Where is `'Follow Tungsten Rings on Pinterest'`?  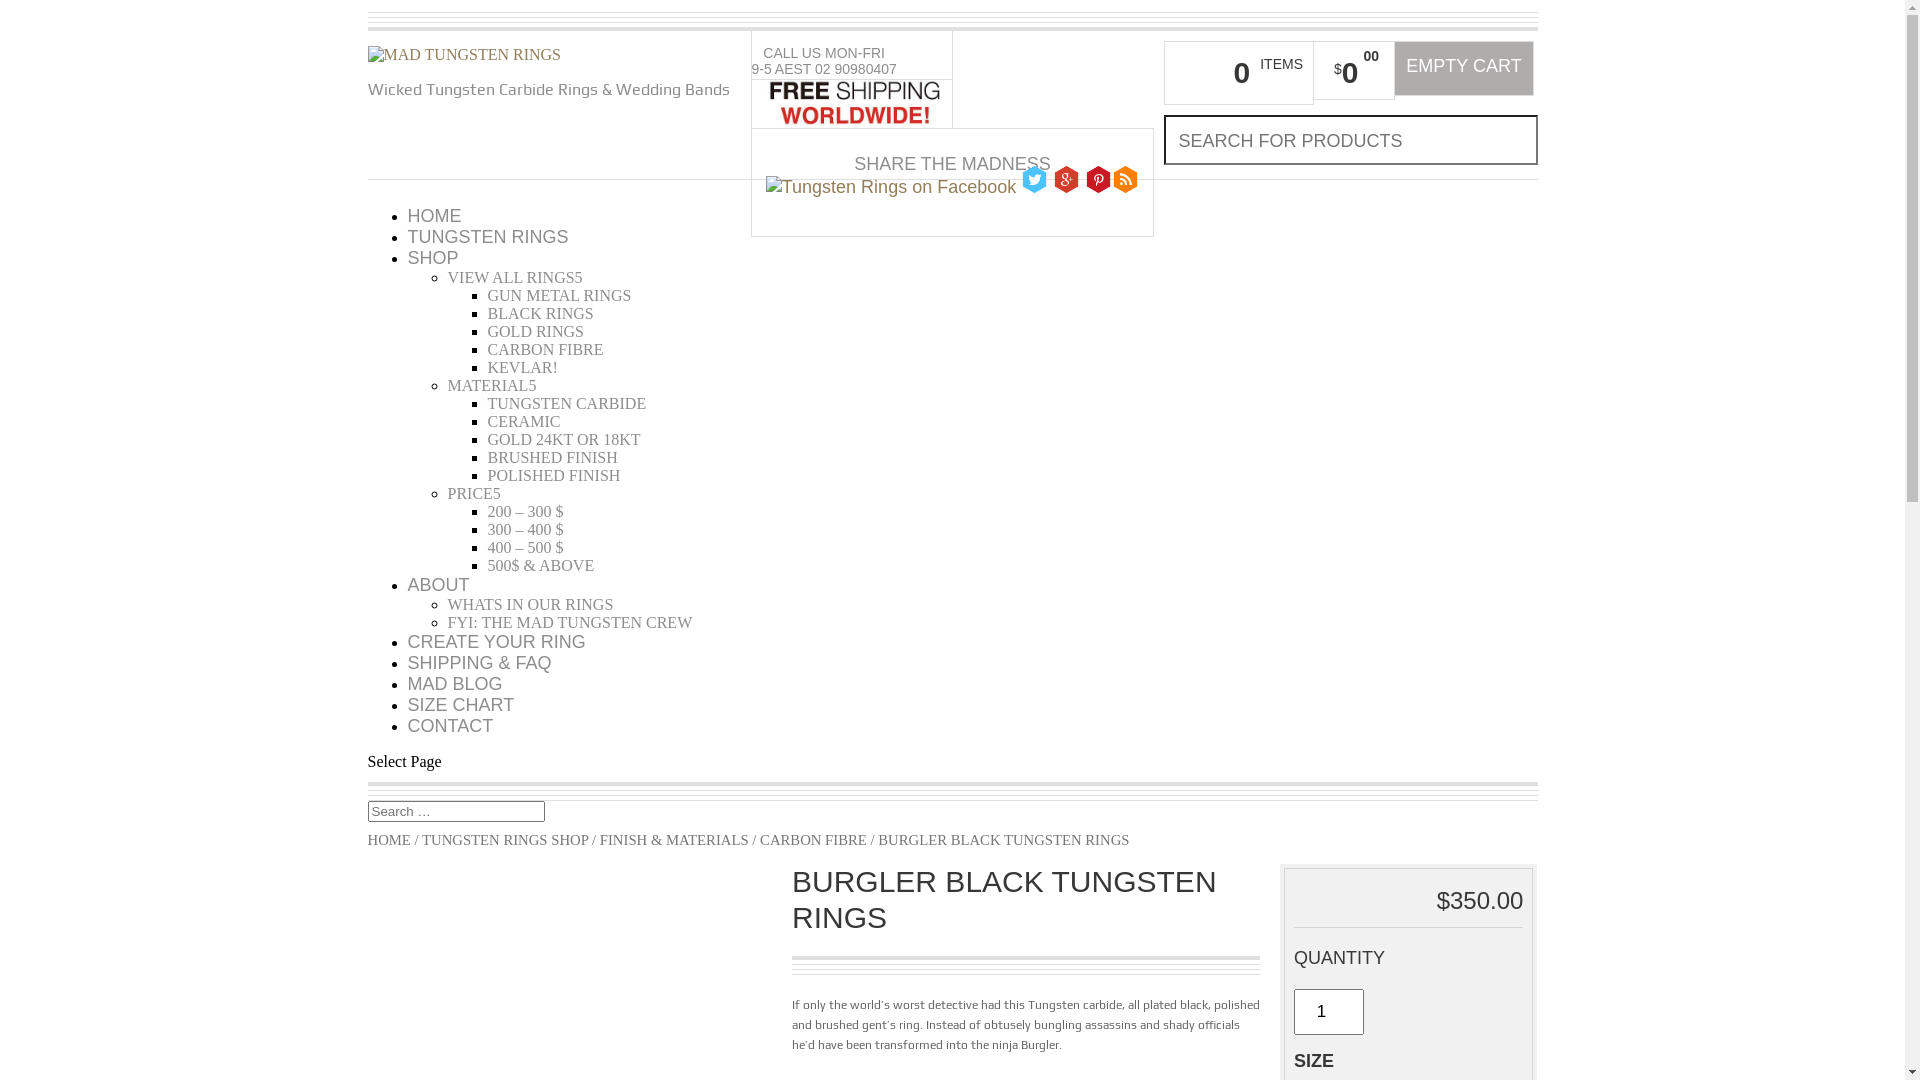
'Follow Tungsten Rings on Pinterest' is located at coordinates (1097, 178).